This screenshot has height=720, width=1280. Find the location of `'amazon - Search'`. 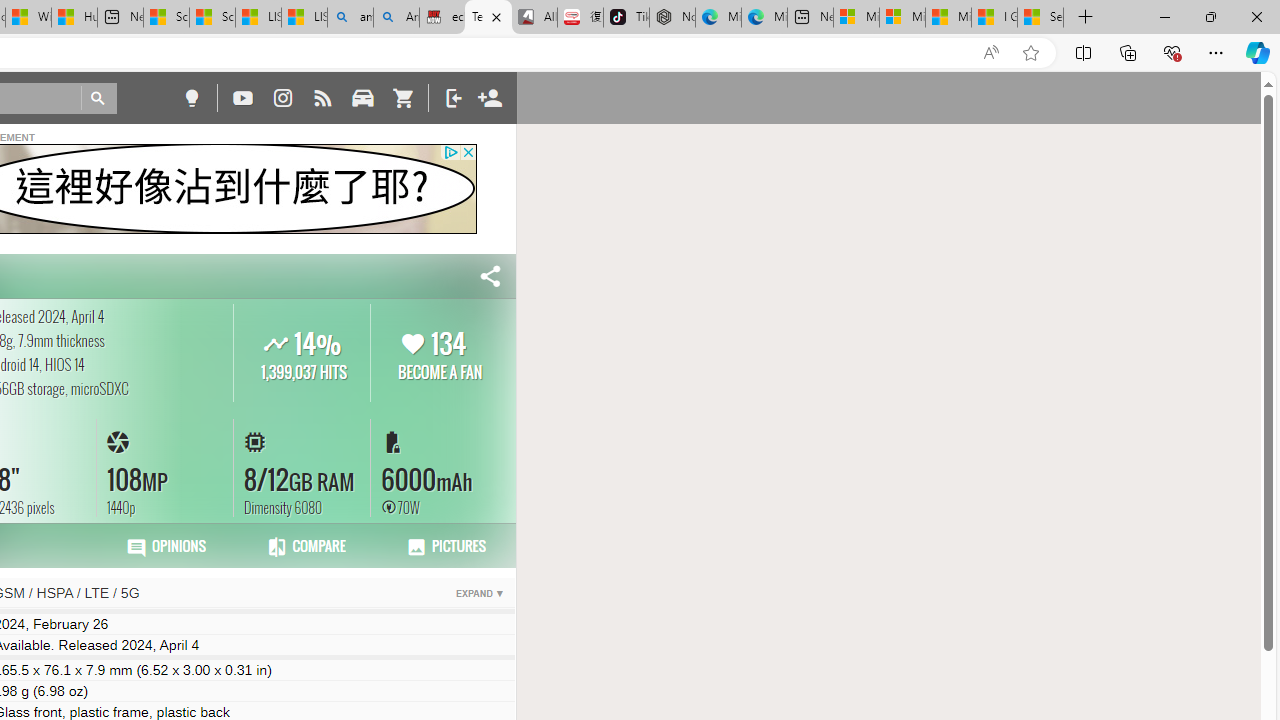

'amazon - Search' is located at coordinates (350, 17).